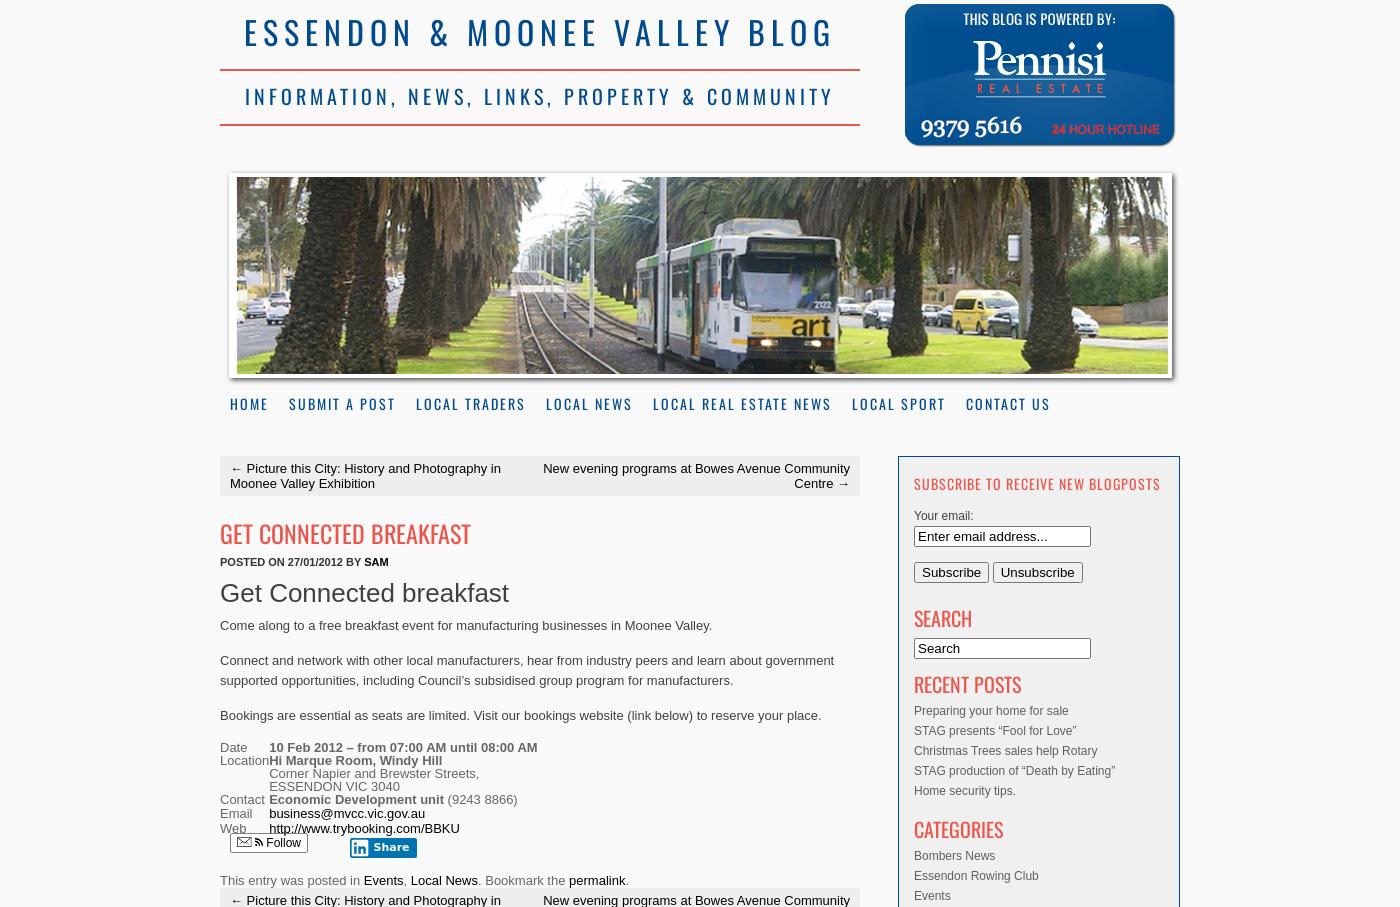 Image resolution: width=1400 pixels, height=907 pixels. I want to click on 'Categories', so click(958, 827).